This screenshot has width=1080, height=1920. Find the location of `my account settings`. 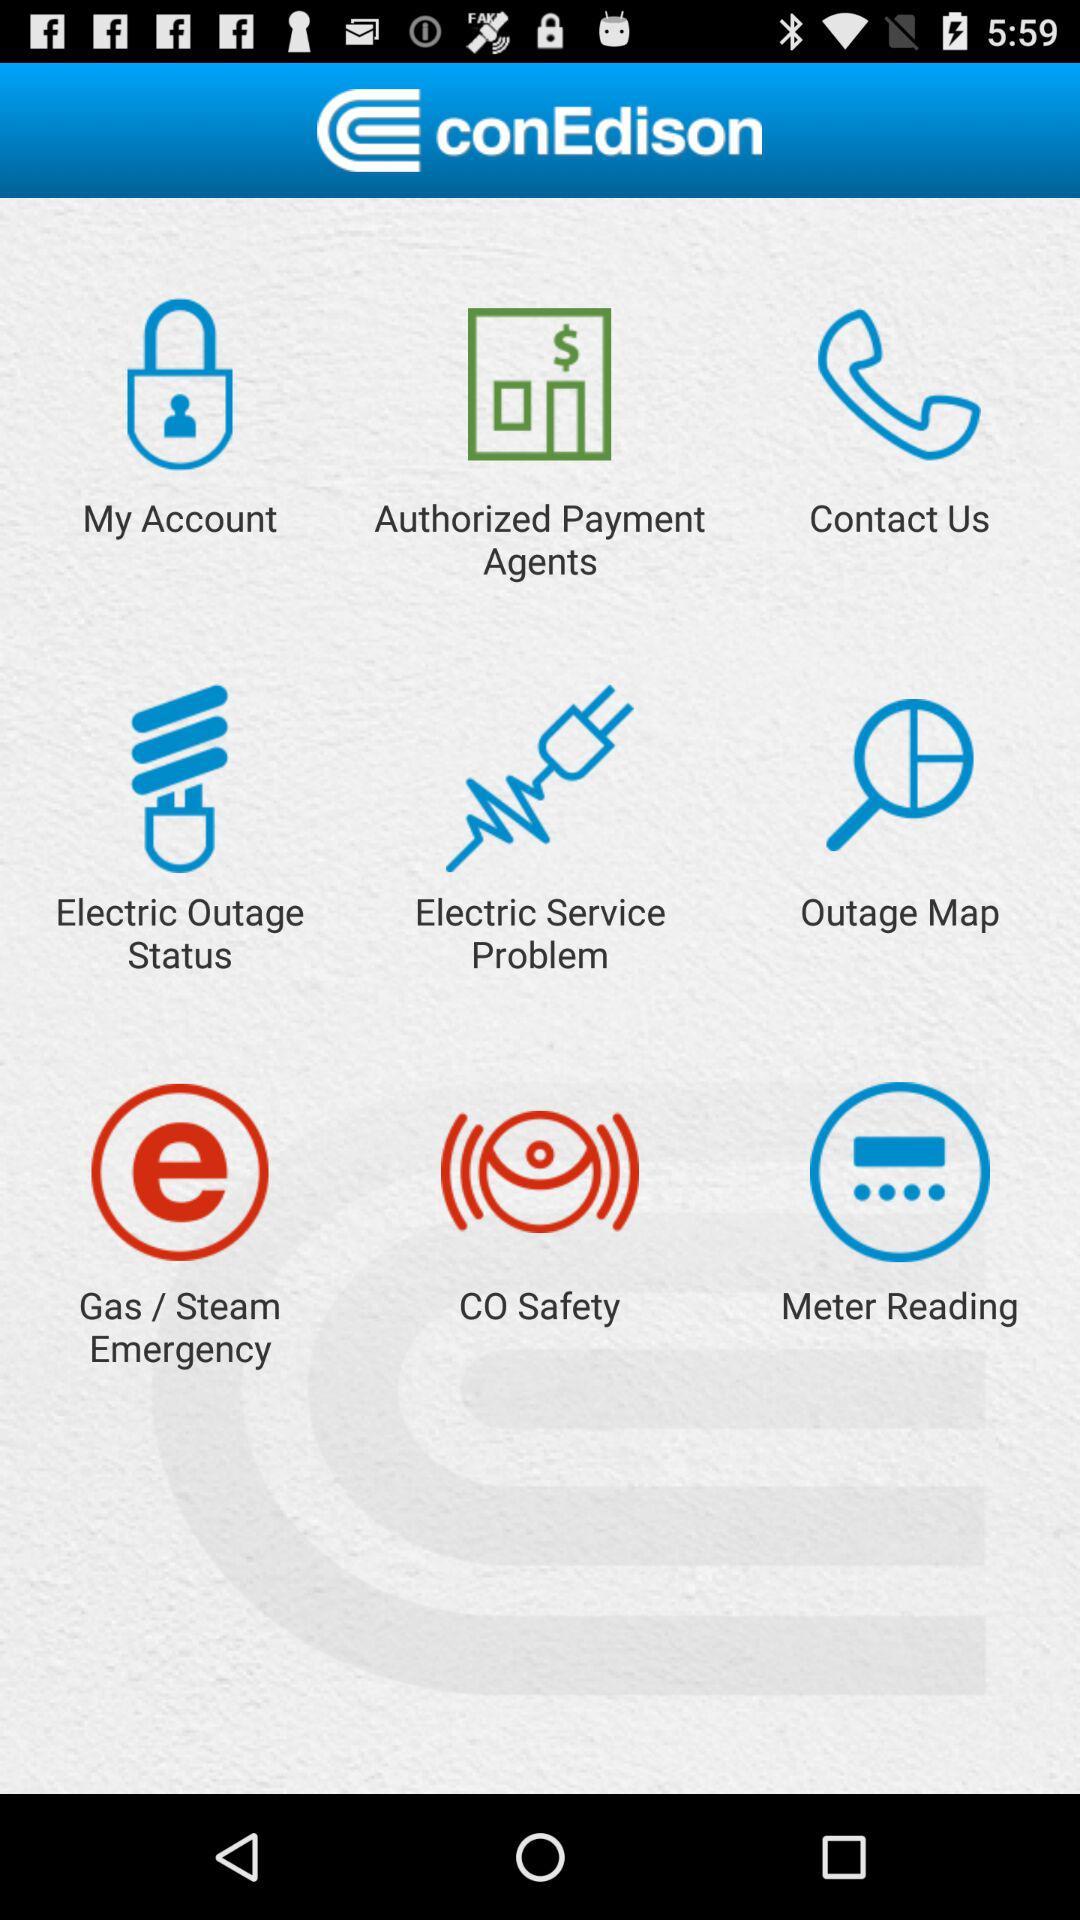

my account settings is located at coordinates (180, 384).